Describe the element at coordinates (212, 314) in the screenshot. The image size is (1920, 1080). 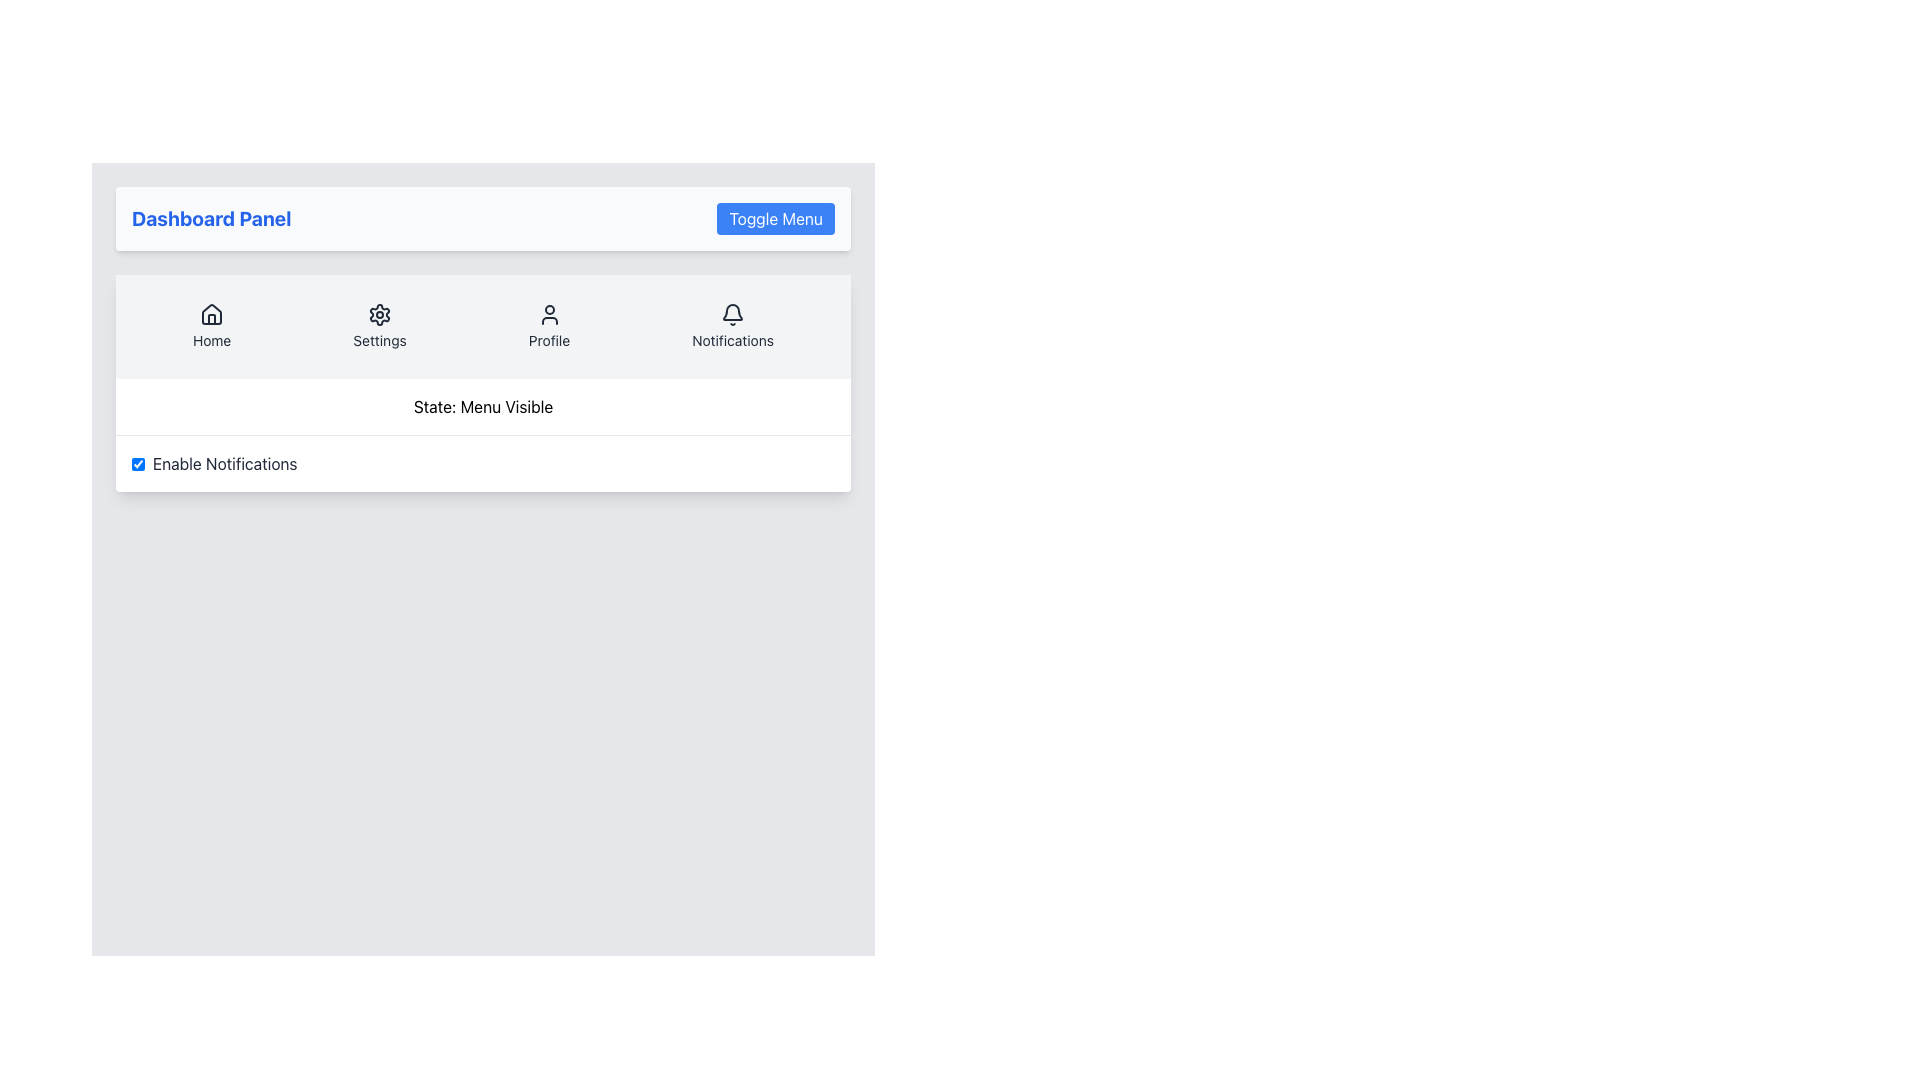
I see `the 'Home' graphical icon, which is styled minimally with a white background and dark outlines` at that location.